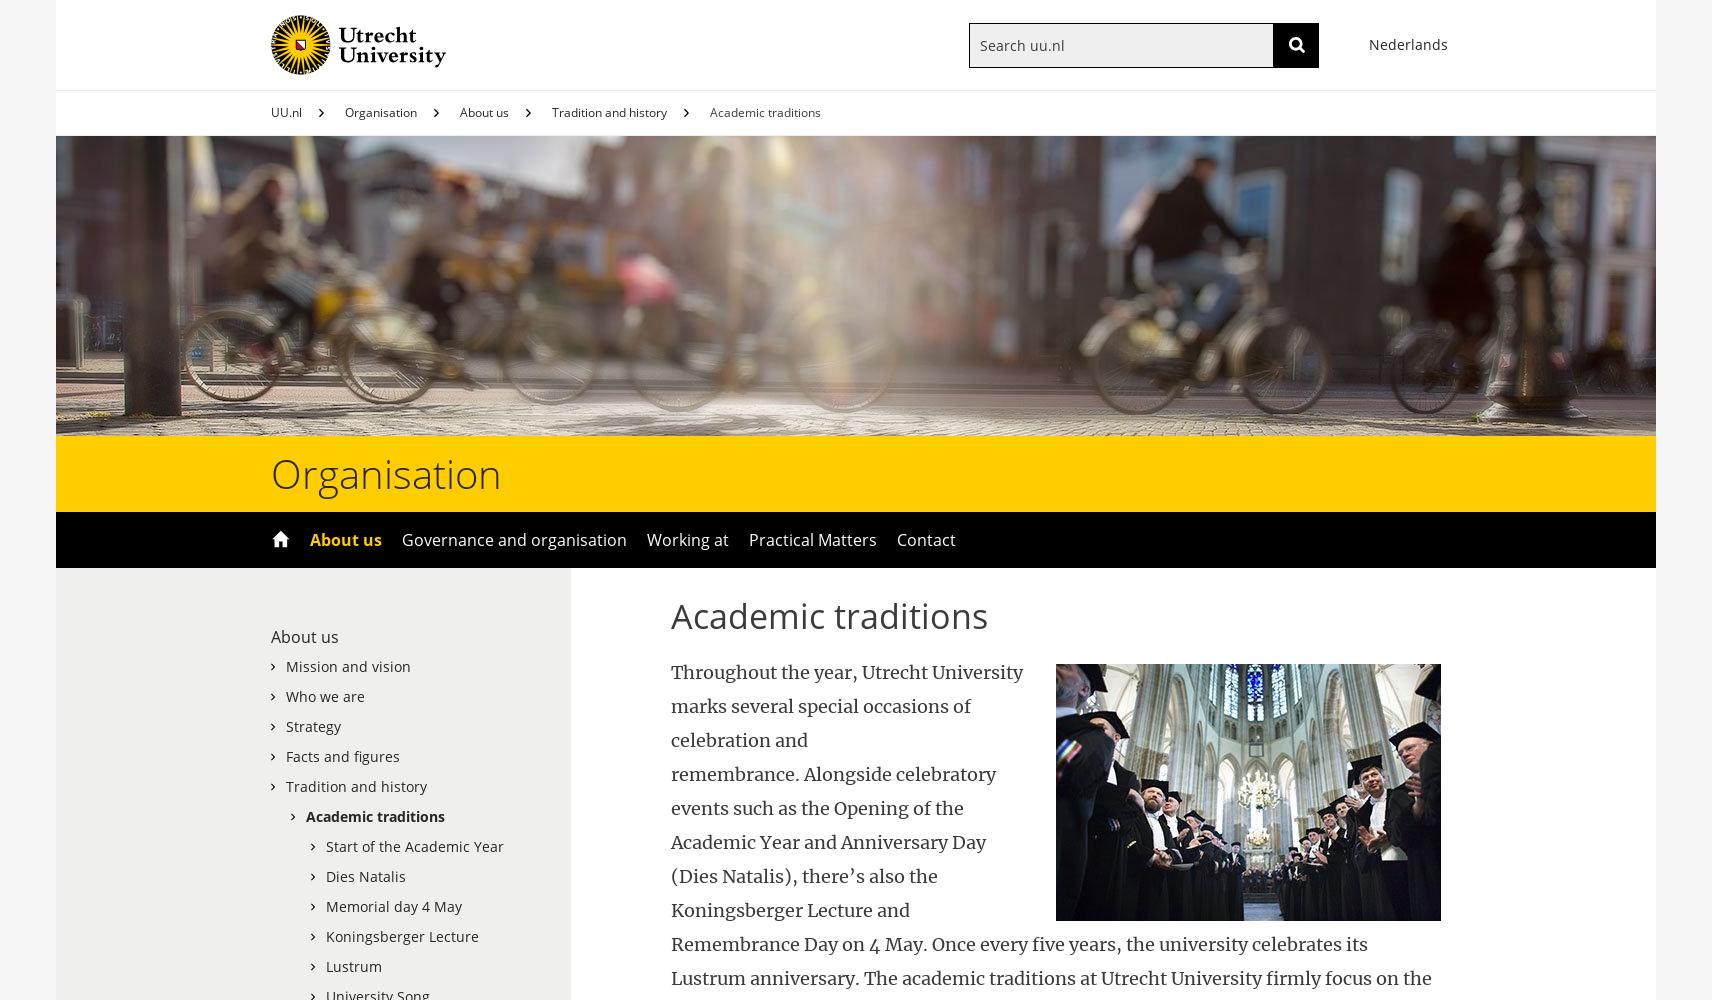  Describe the element at coordinates (1025, 82) in the screenshot. I see `'Subject'` at that location.